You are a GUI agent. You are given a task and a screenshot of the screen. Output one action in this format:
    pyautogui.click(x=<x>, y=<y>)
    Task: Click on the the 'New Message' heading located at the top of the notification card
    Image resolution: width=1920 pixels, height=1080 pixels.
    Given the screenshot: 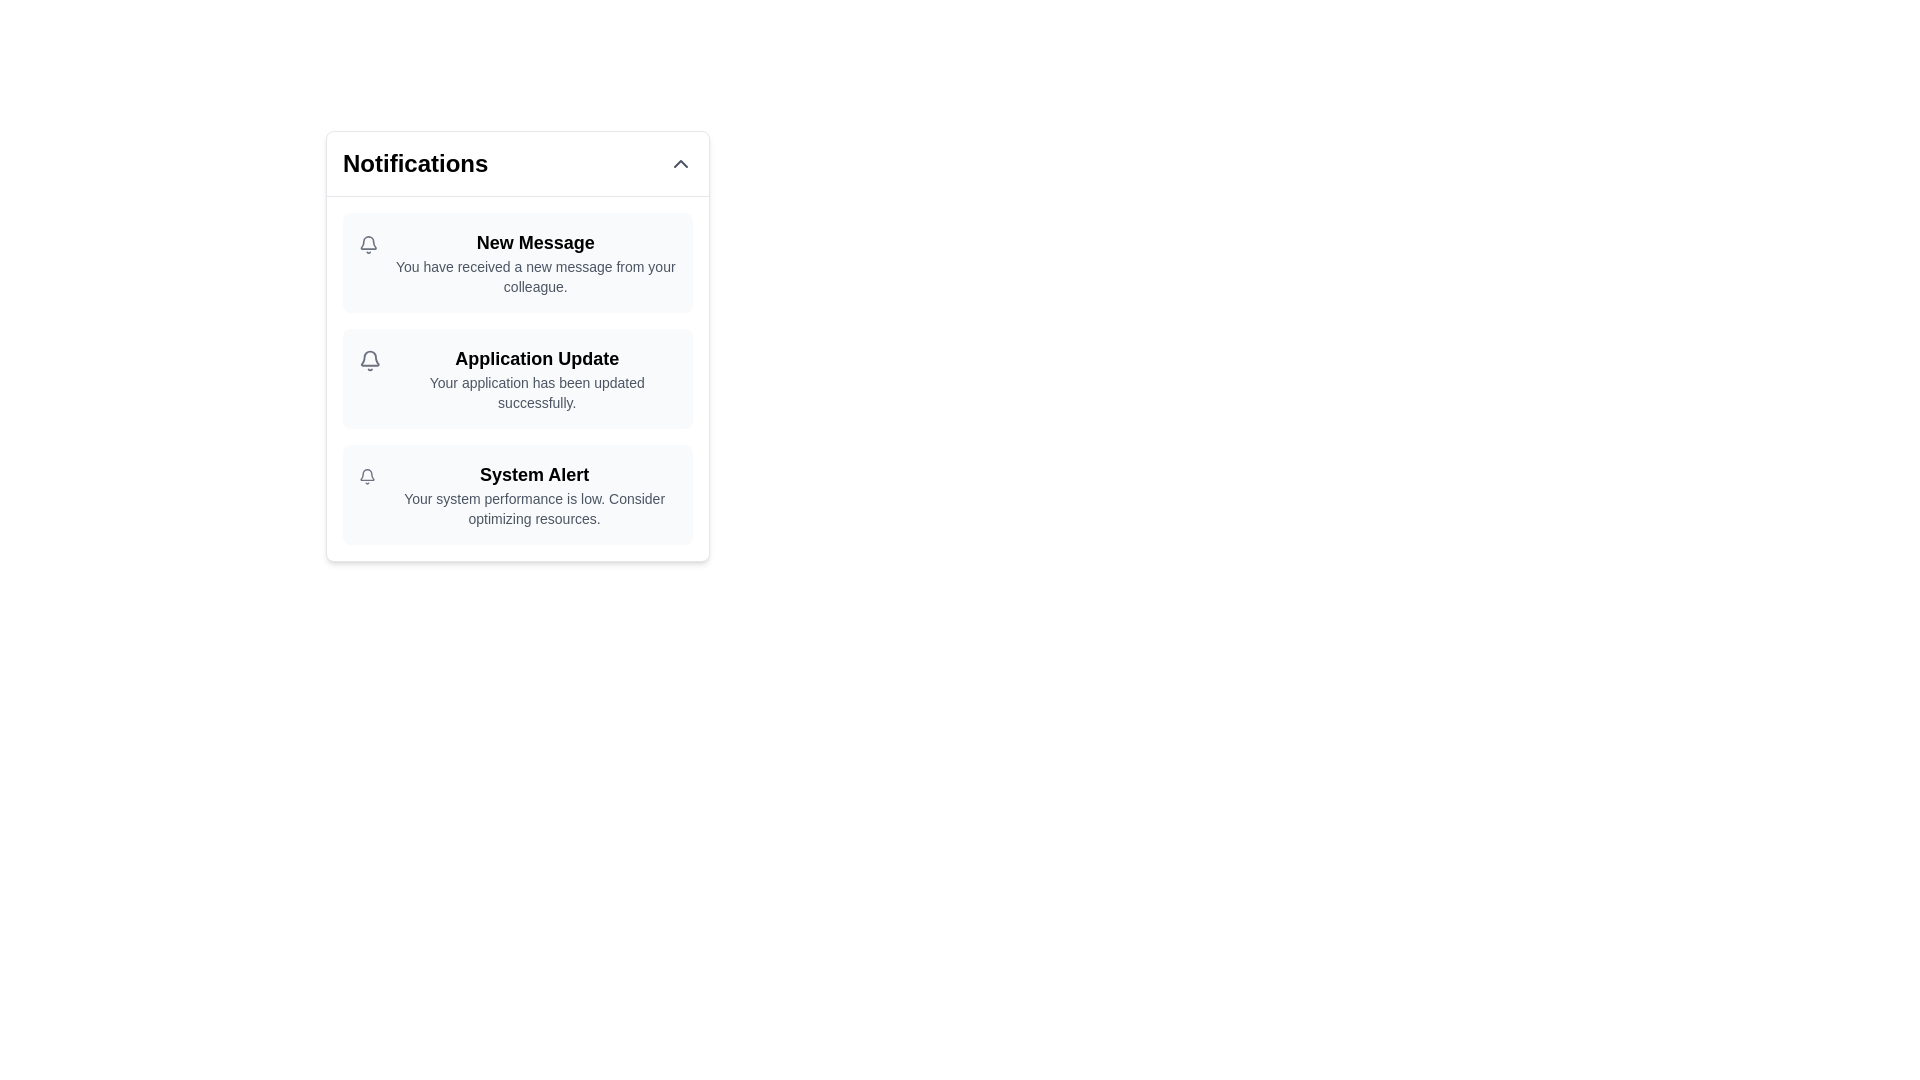 What is the action you would take?
    pyautogui.click(x=535, y=242)
    